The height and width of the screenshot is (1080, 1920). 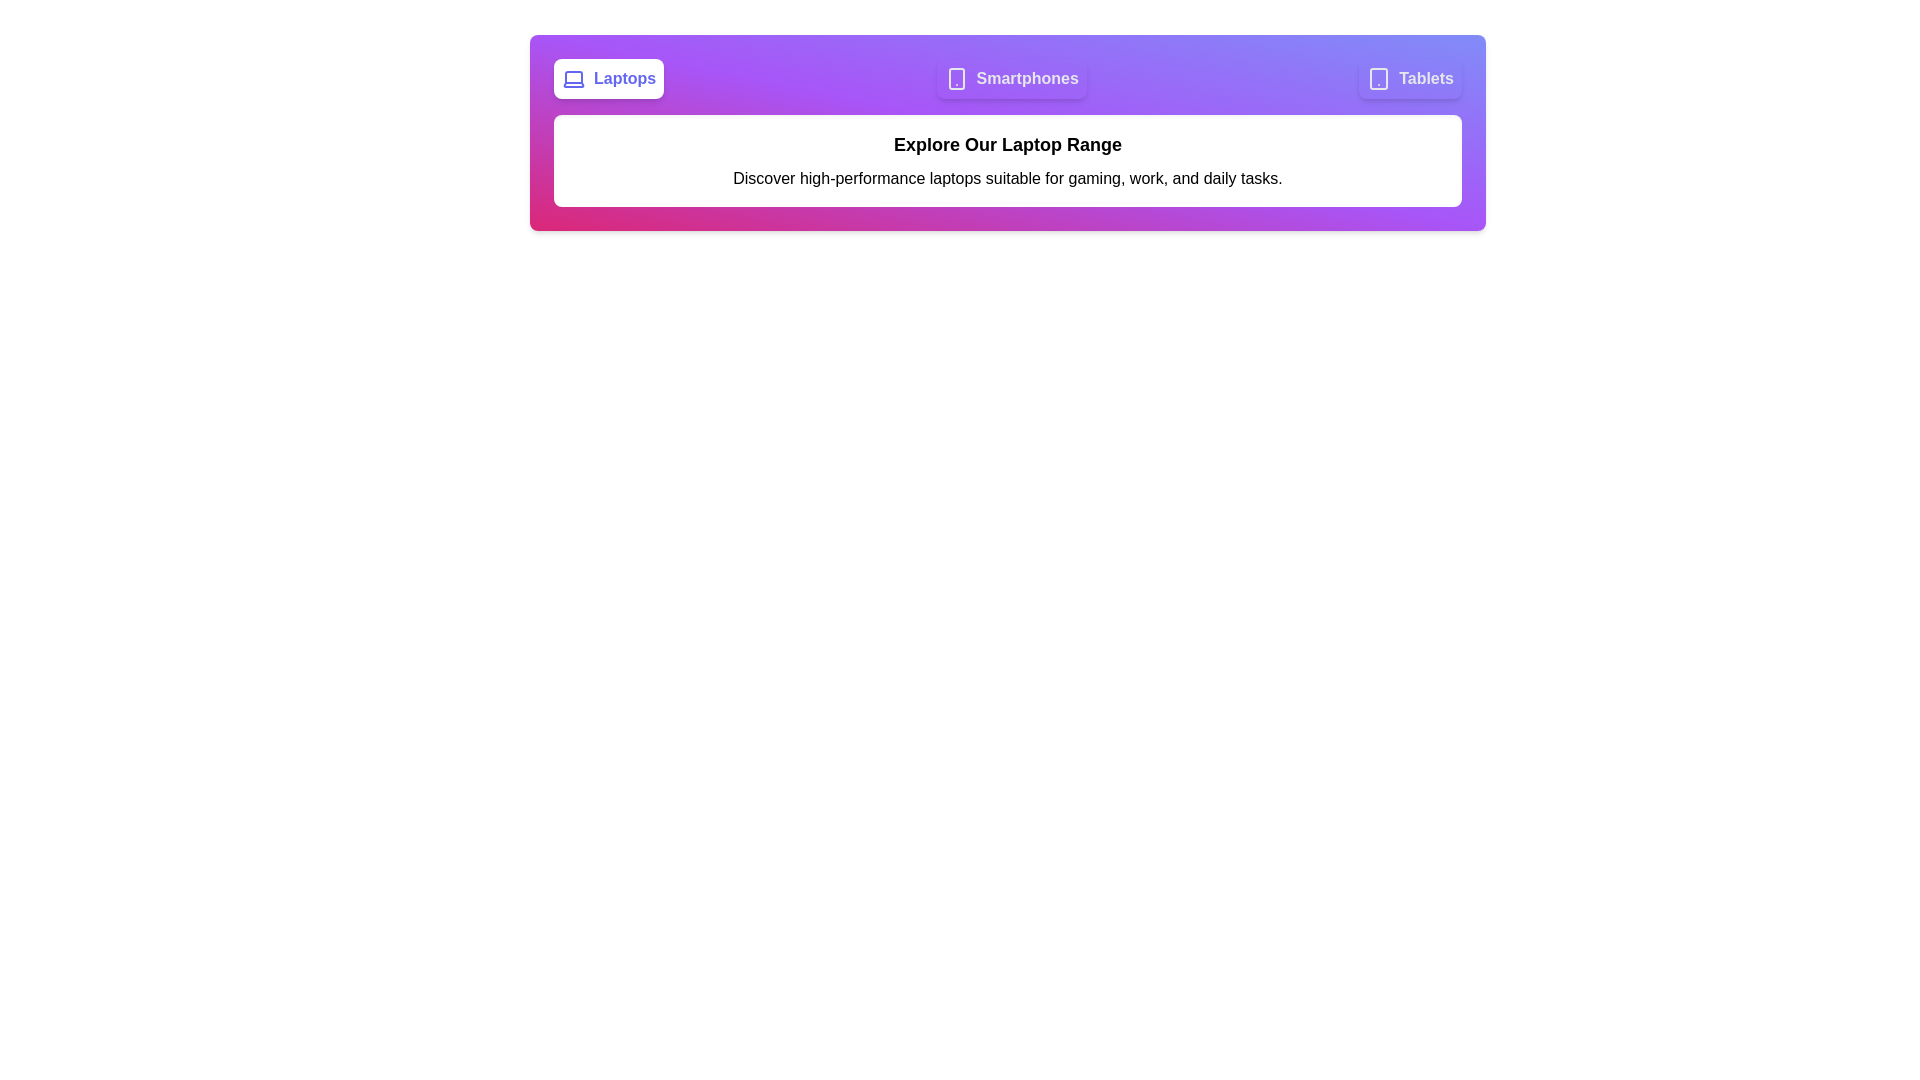 I want to click on the tab labeled 'Laptops' to observe its hover effect, so click(x=608, y=77).